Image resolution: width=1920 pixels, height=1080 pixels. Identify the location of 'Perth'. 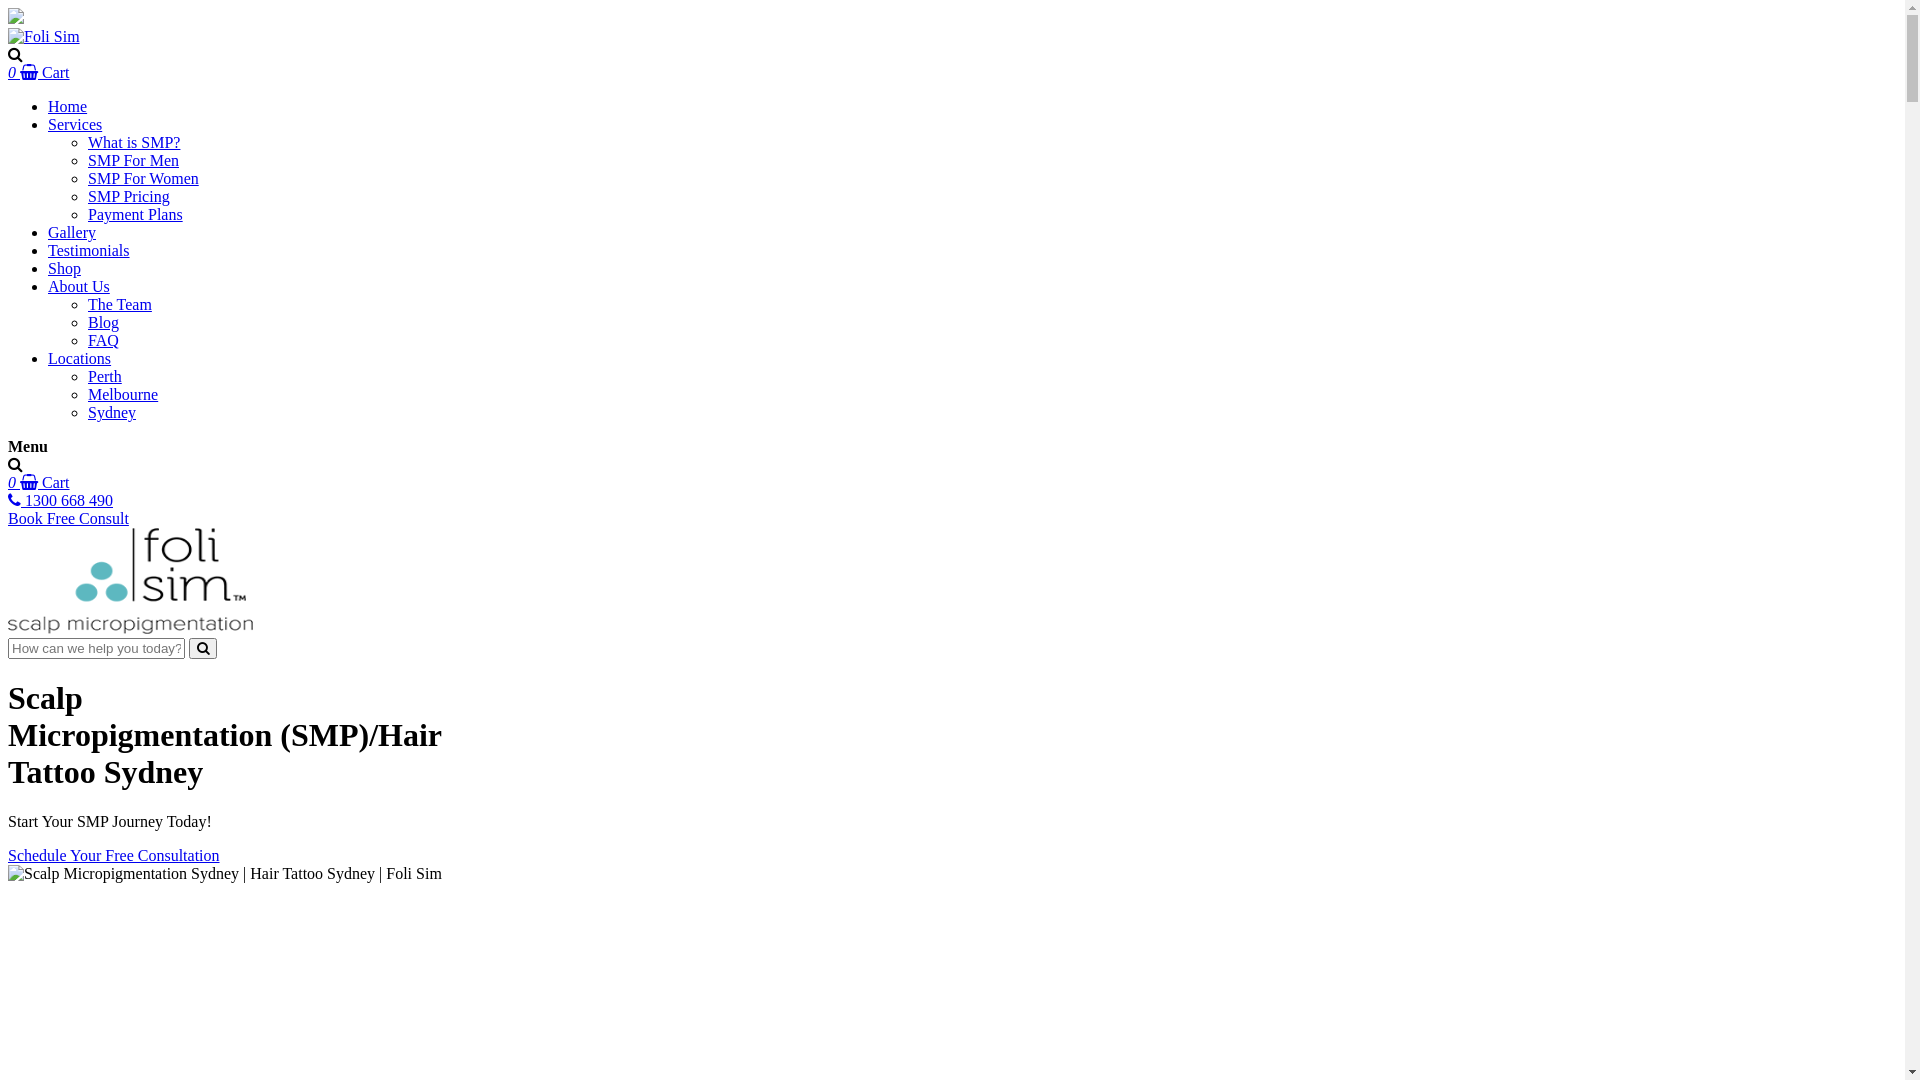
(104, 376).